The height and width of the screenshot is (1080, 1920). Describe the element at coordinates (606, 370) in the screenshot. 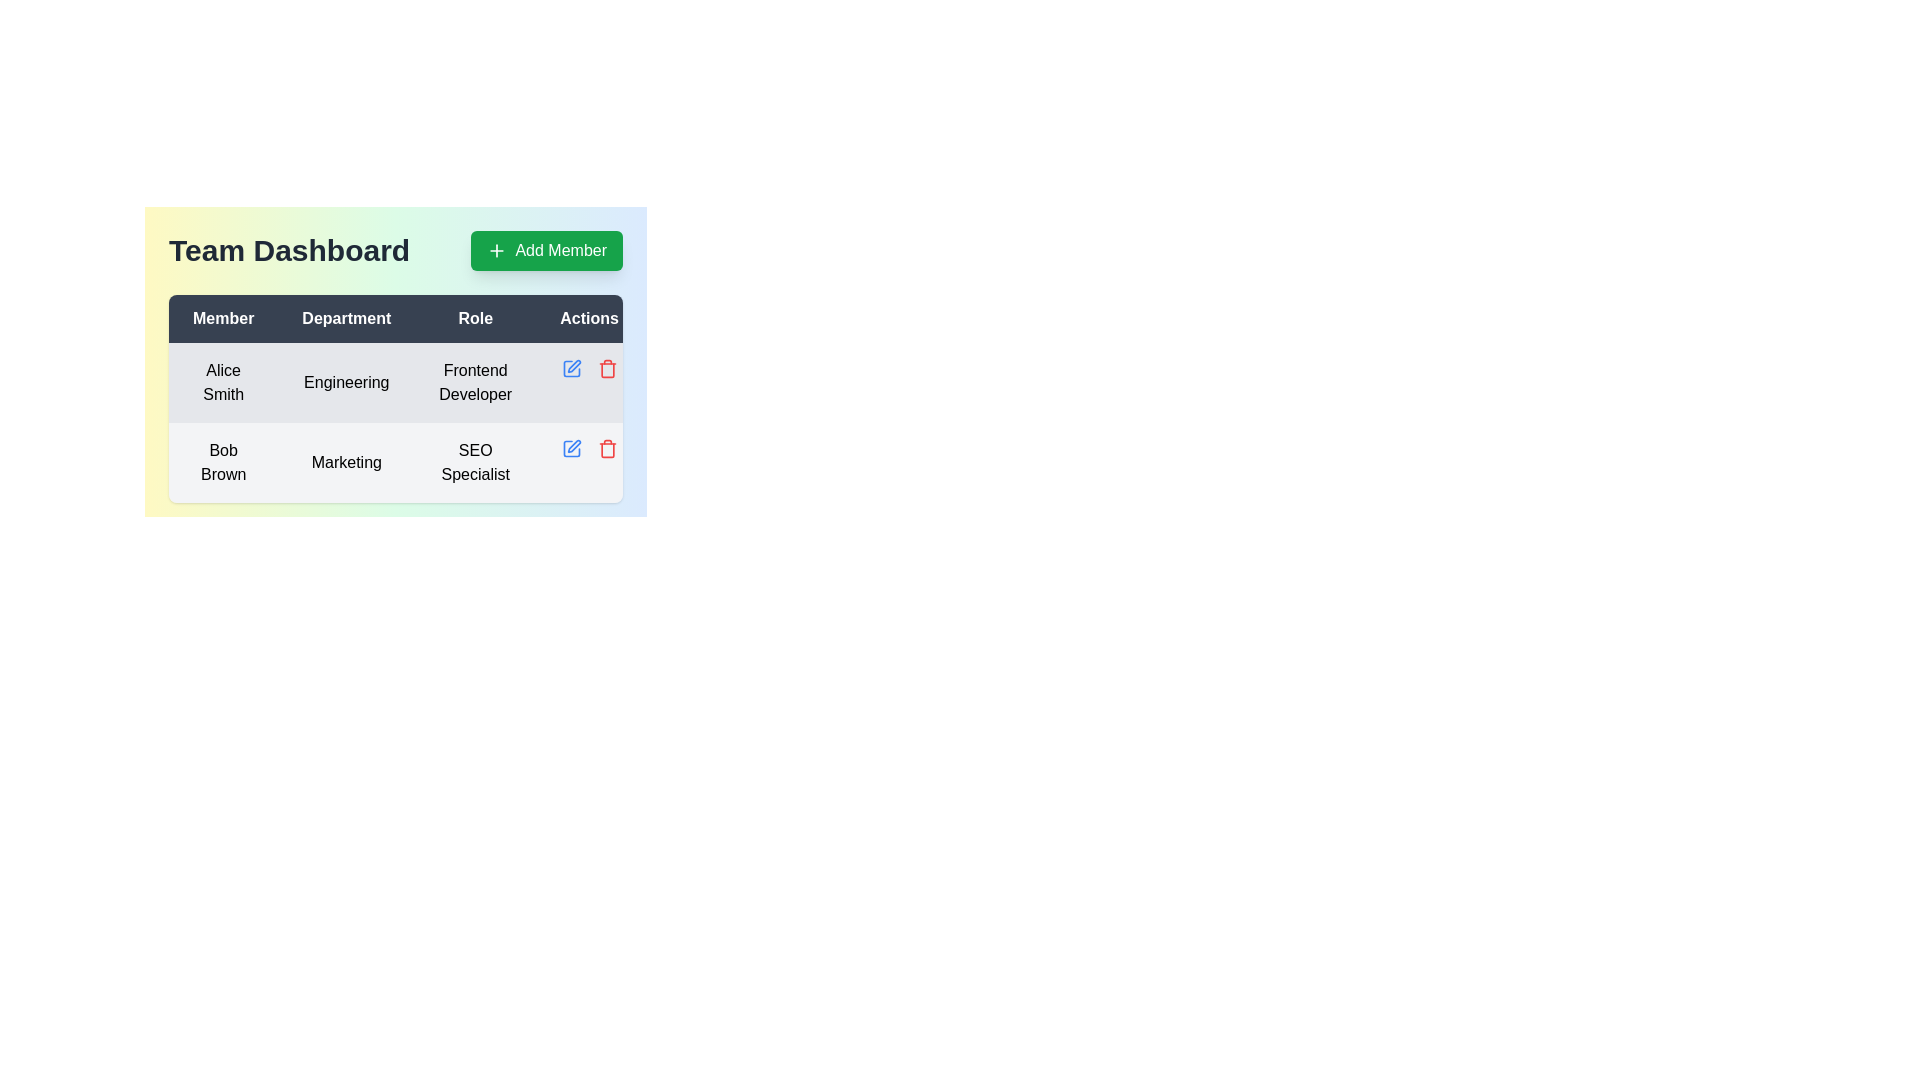

I see `the trash bin icon segment located in the 'Actions' column of the second data row, adjacent to the entry for 'Bob Brown'` at that location.